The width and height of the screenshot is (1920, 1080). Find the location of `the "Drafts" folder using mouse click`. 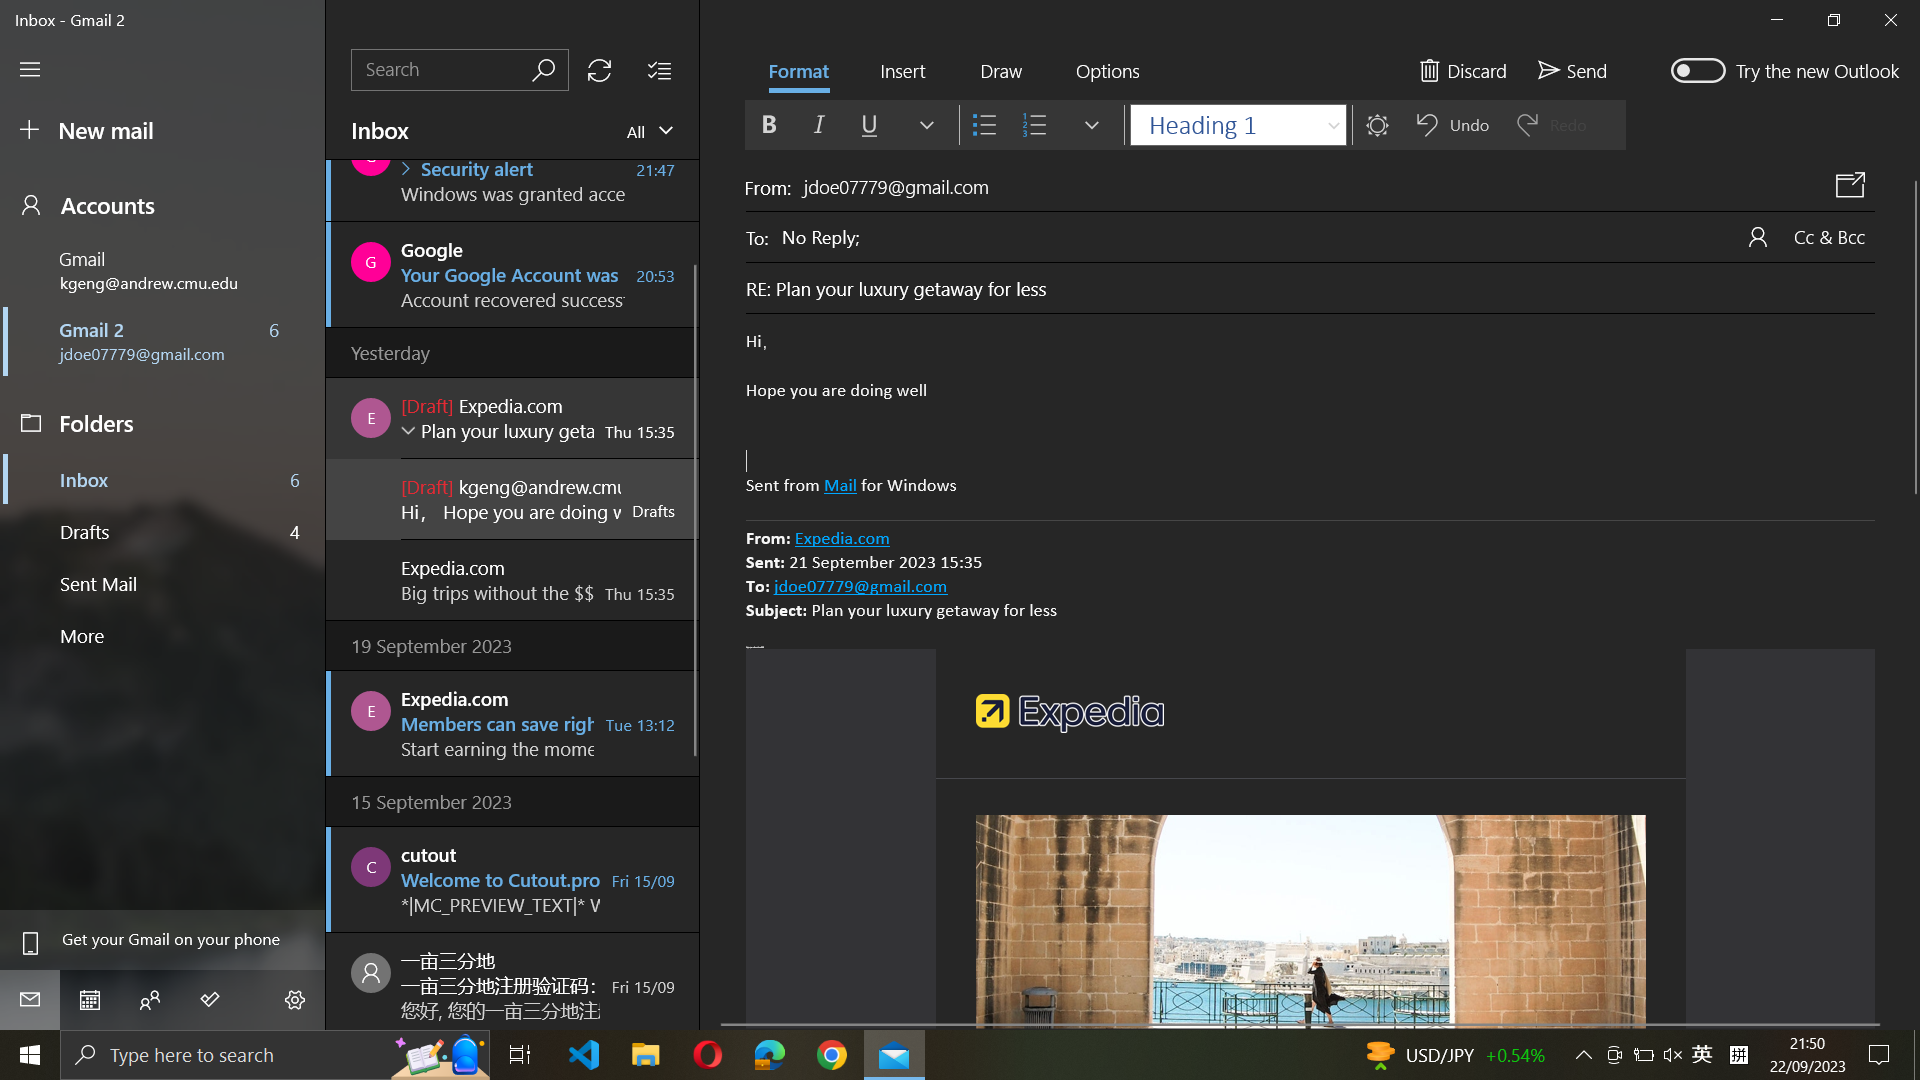

the "Drafts" folder using mouse click is located at coordinates (164, 529).